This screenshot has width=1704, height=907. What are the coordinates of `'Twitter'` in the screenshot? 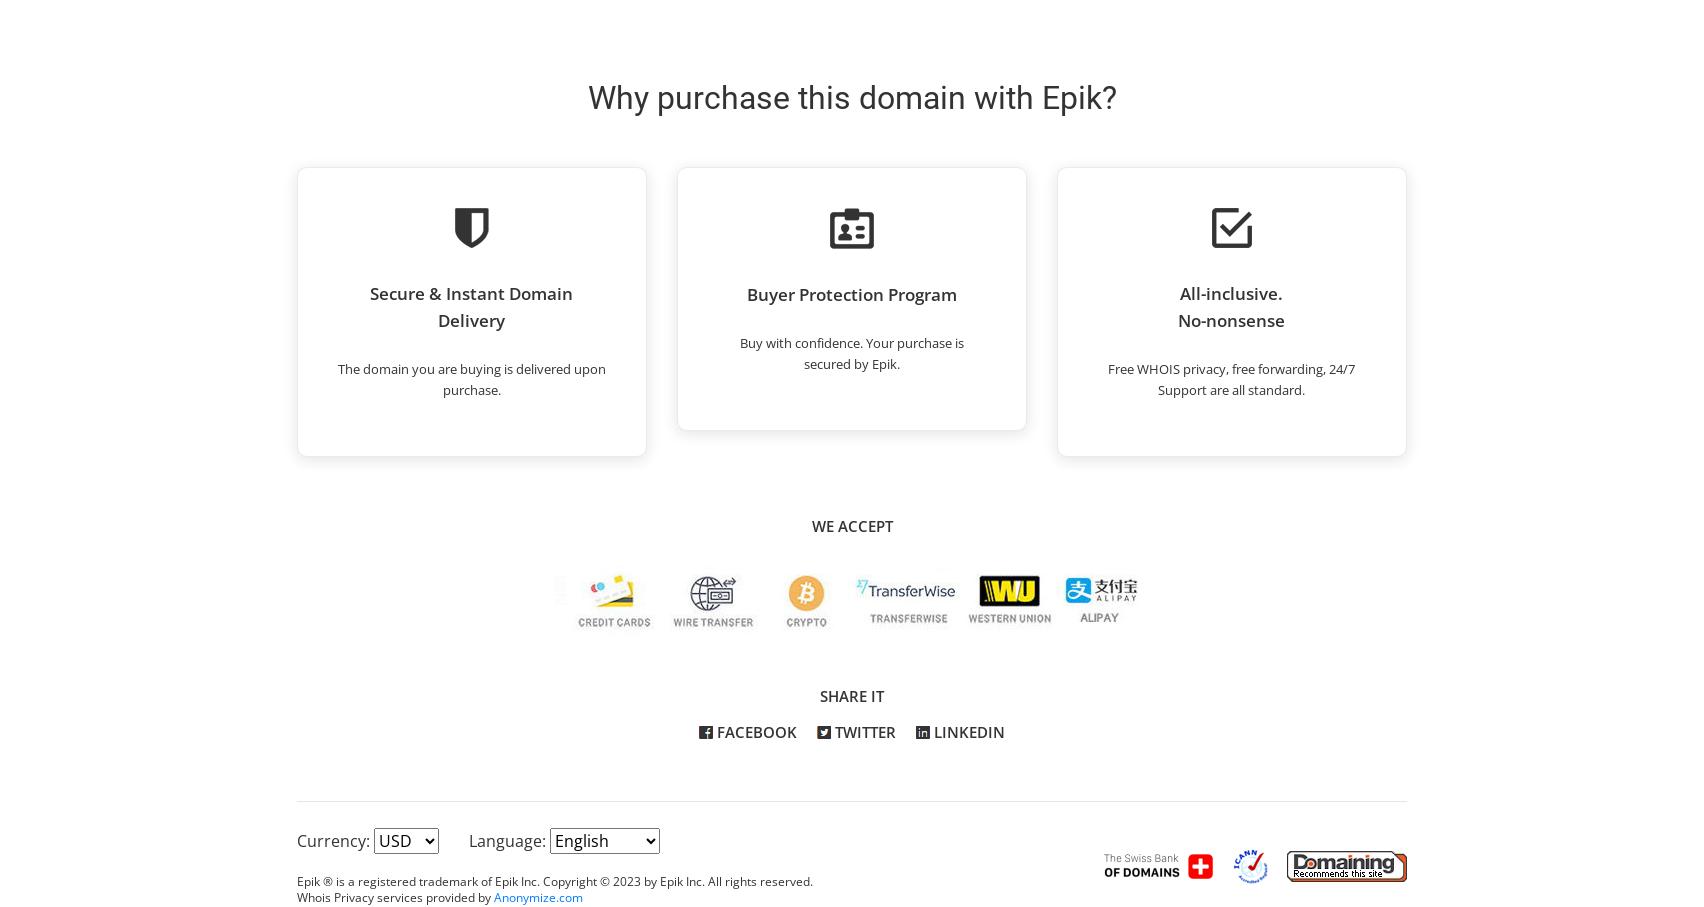 It's located at (830, 732).